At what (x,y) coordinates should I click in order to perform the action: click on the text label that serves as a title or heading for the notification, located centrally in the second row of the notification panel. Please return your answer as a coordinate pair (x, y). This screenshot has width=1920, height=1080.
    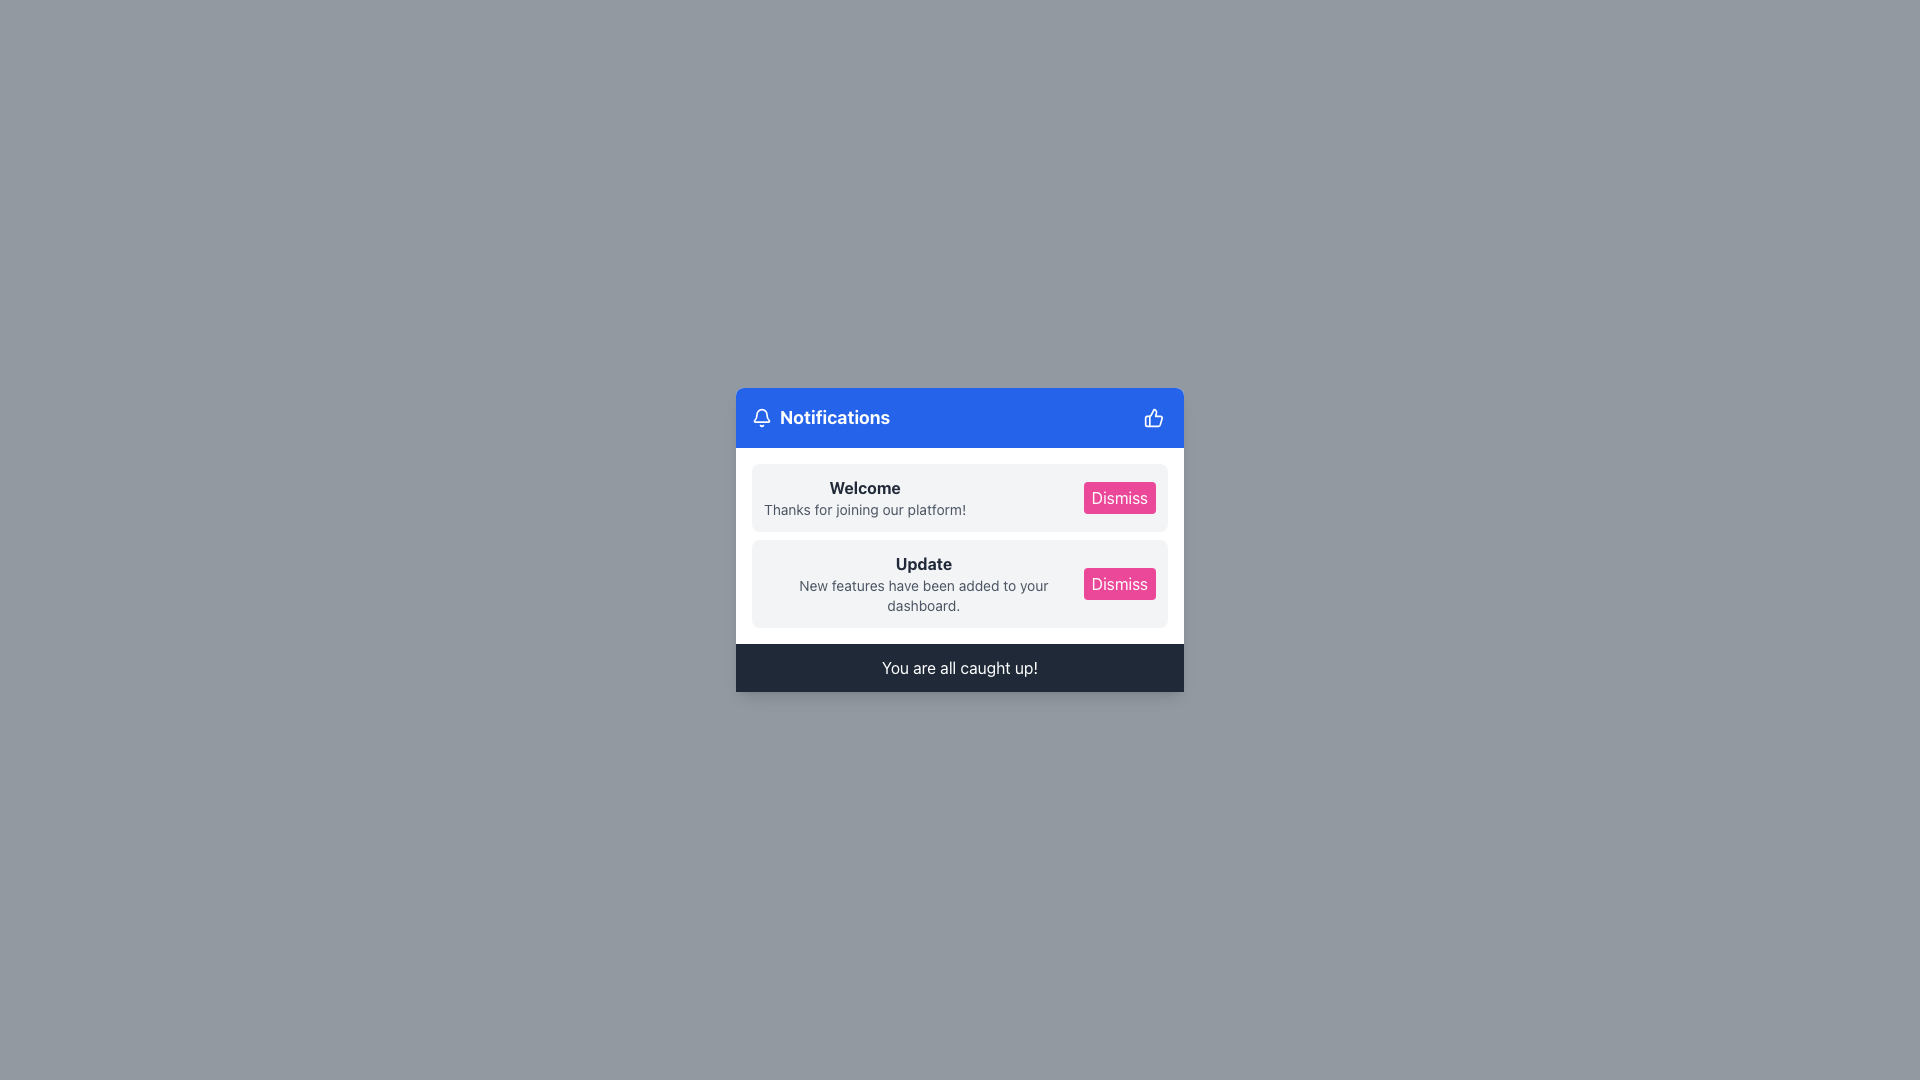
    Looking at the image, I should click on (922, 563).